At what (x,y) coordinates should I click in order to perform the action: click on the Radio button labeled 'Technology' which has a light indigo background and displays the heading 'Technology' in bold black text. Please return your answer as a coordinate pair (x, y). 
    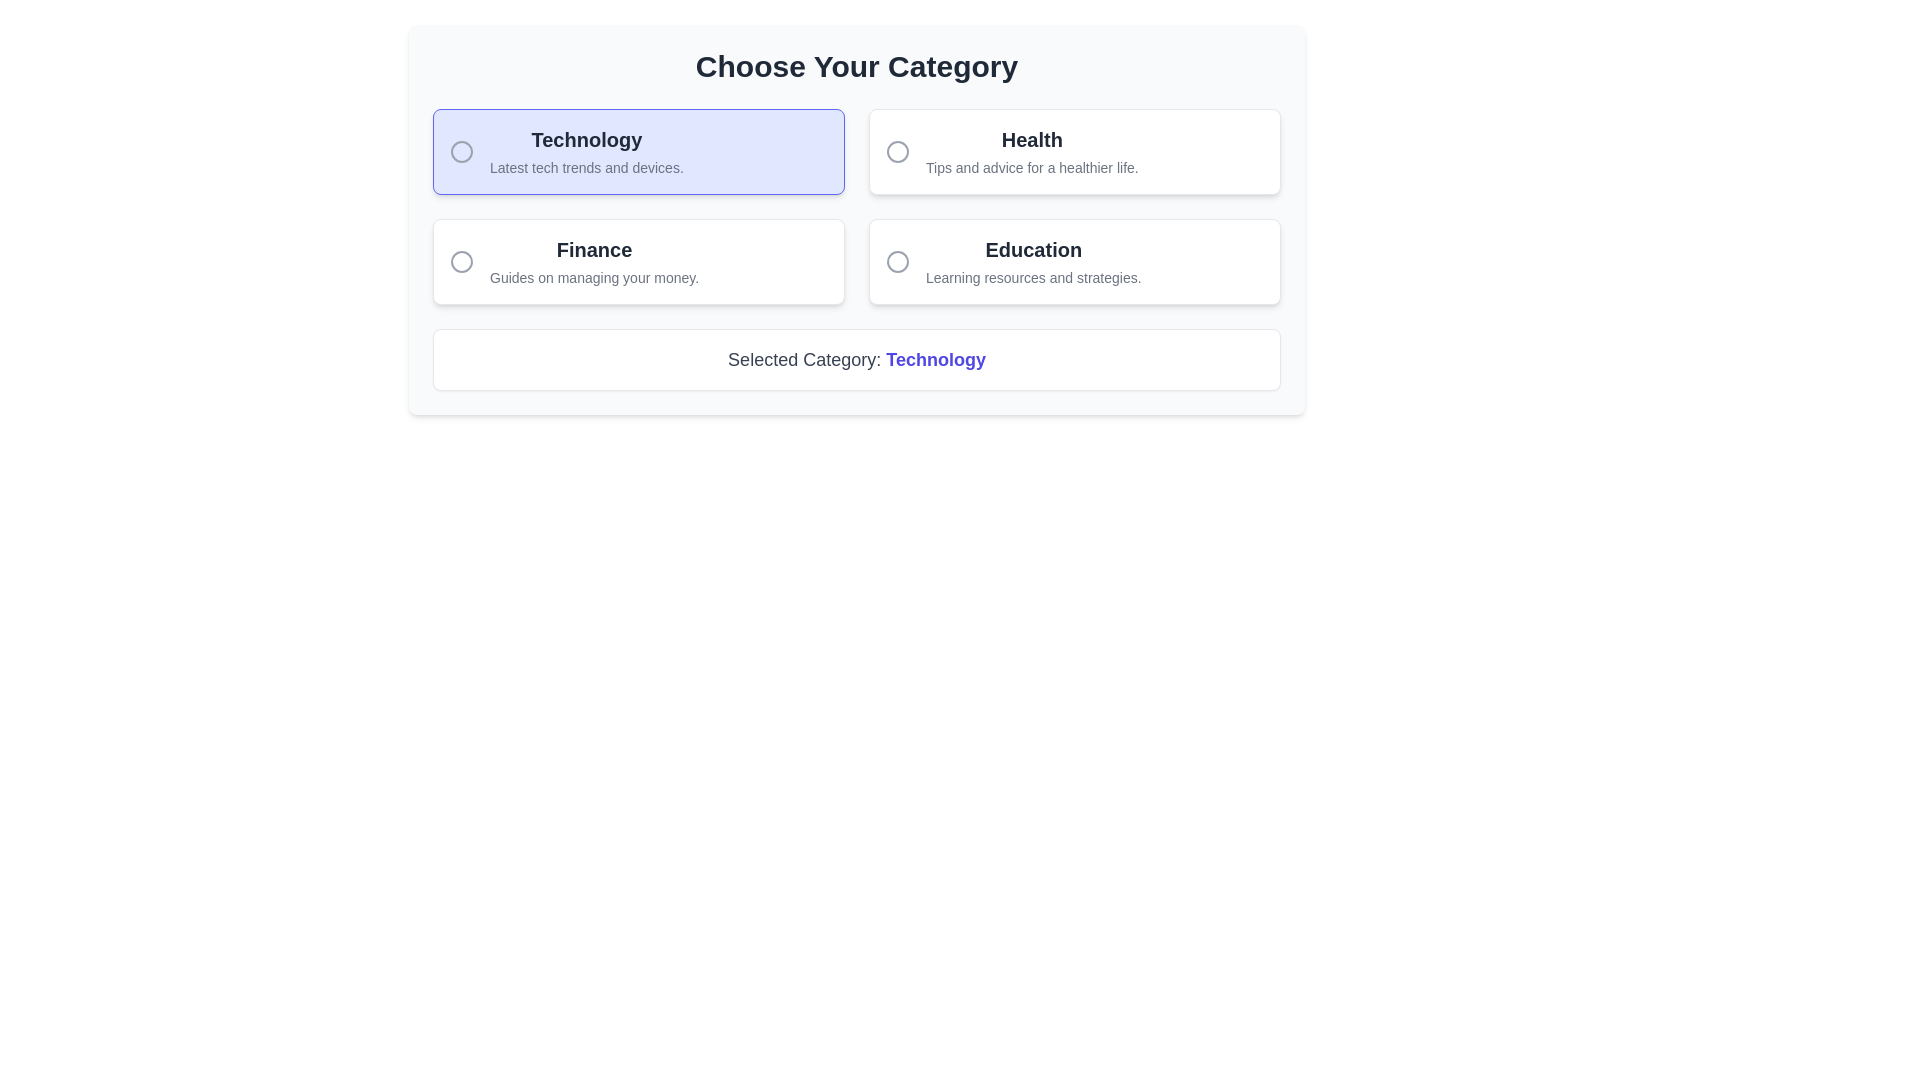
    Looking at the image, I should click on (637, 150).